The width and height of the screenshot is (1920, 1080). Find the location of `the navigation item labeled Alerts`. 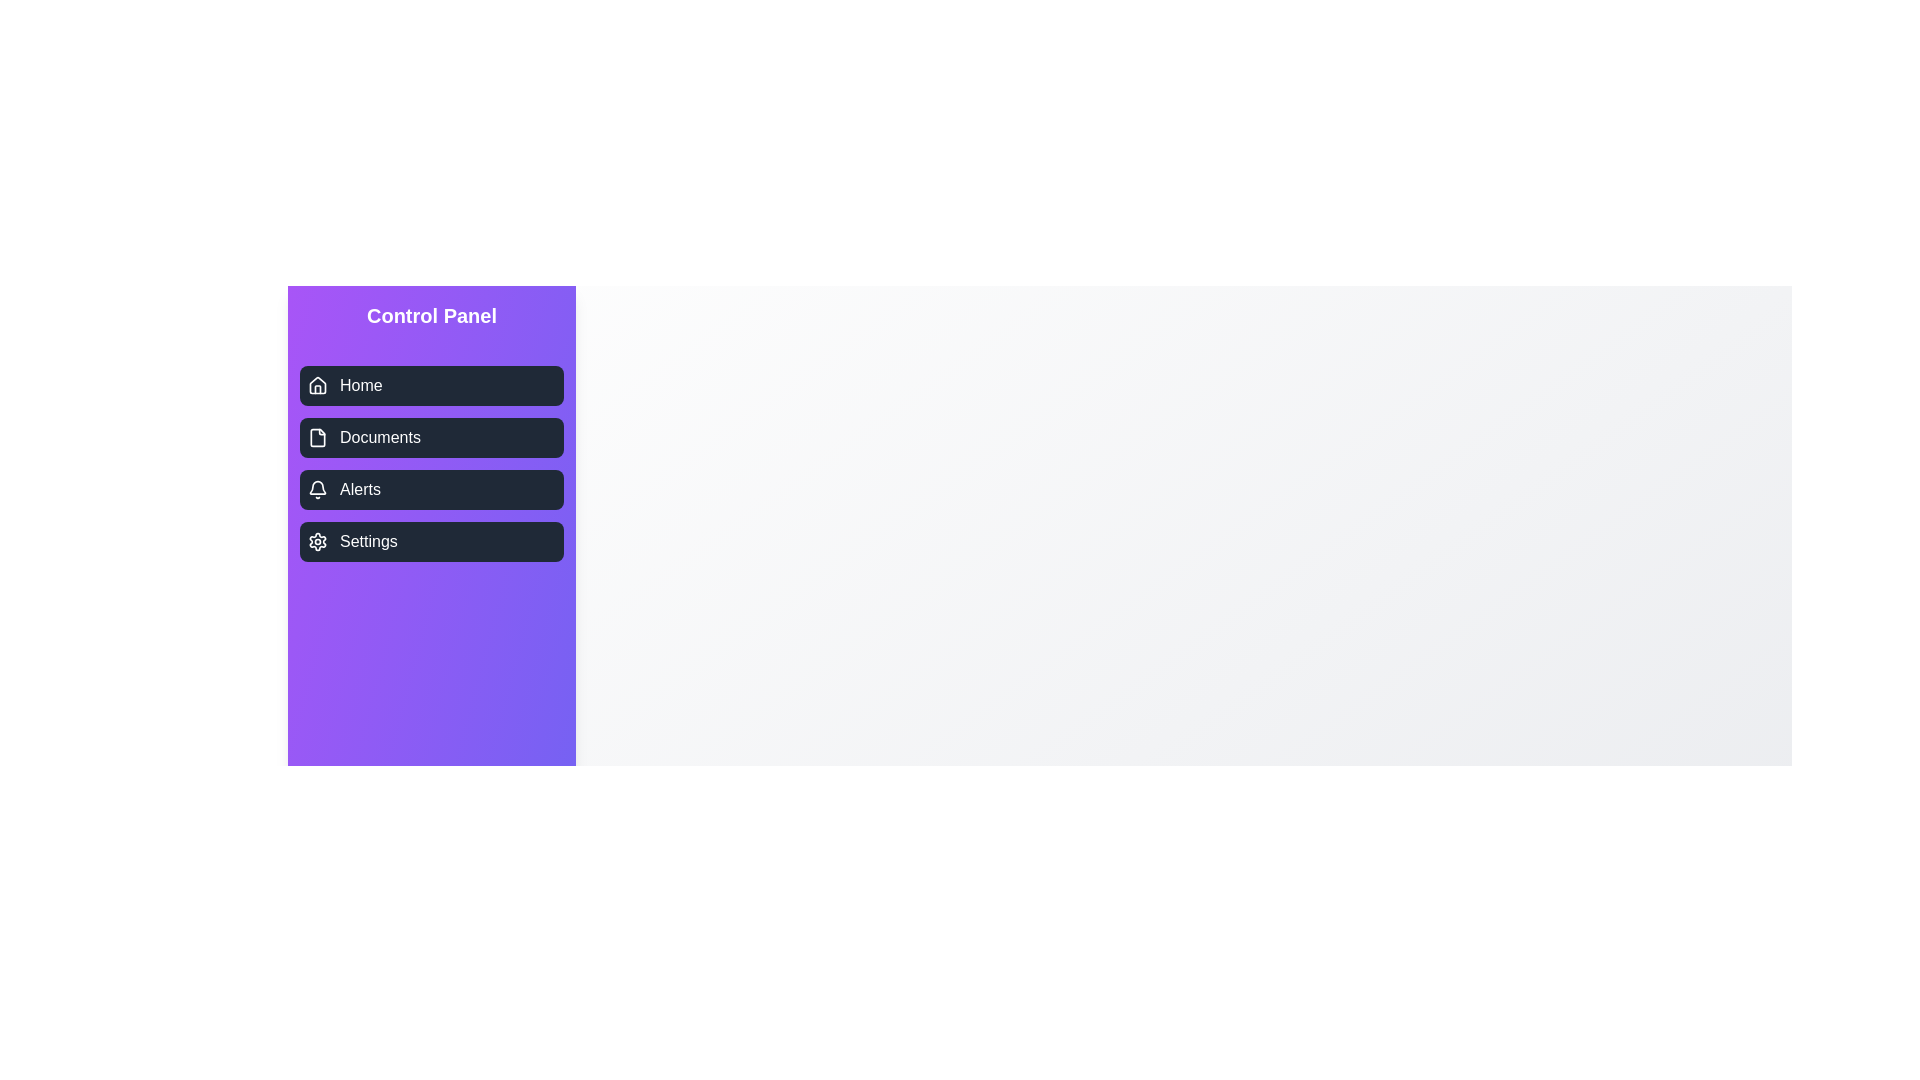

the navigation item labeled Alerts is located at coordinates (431, 489).